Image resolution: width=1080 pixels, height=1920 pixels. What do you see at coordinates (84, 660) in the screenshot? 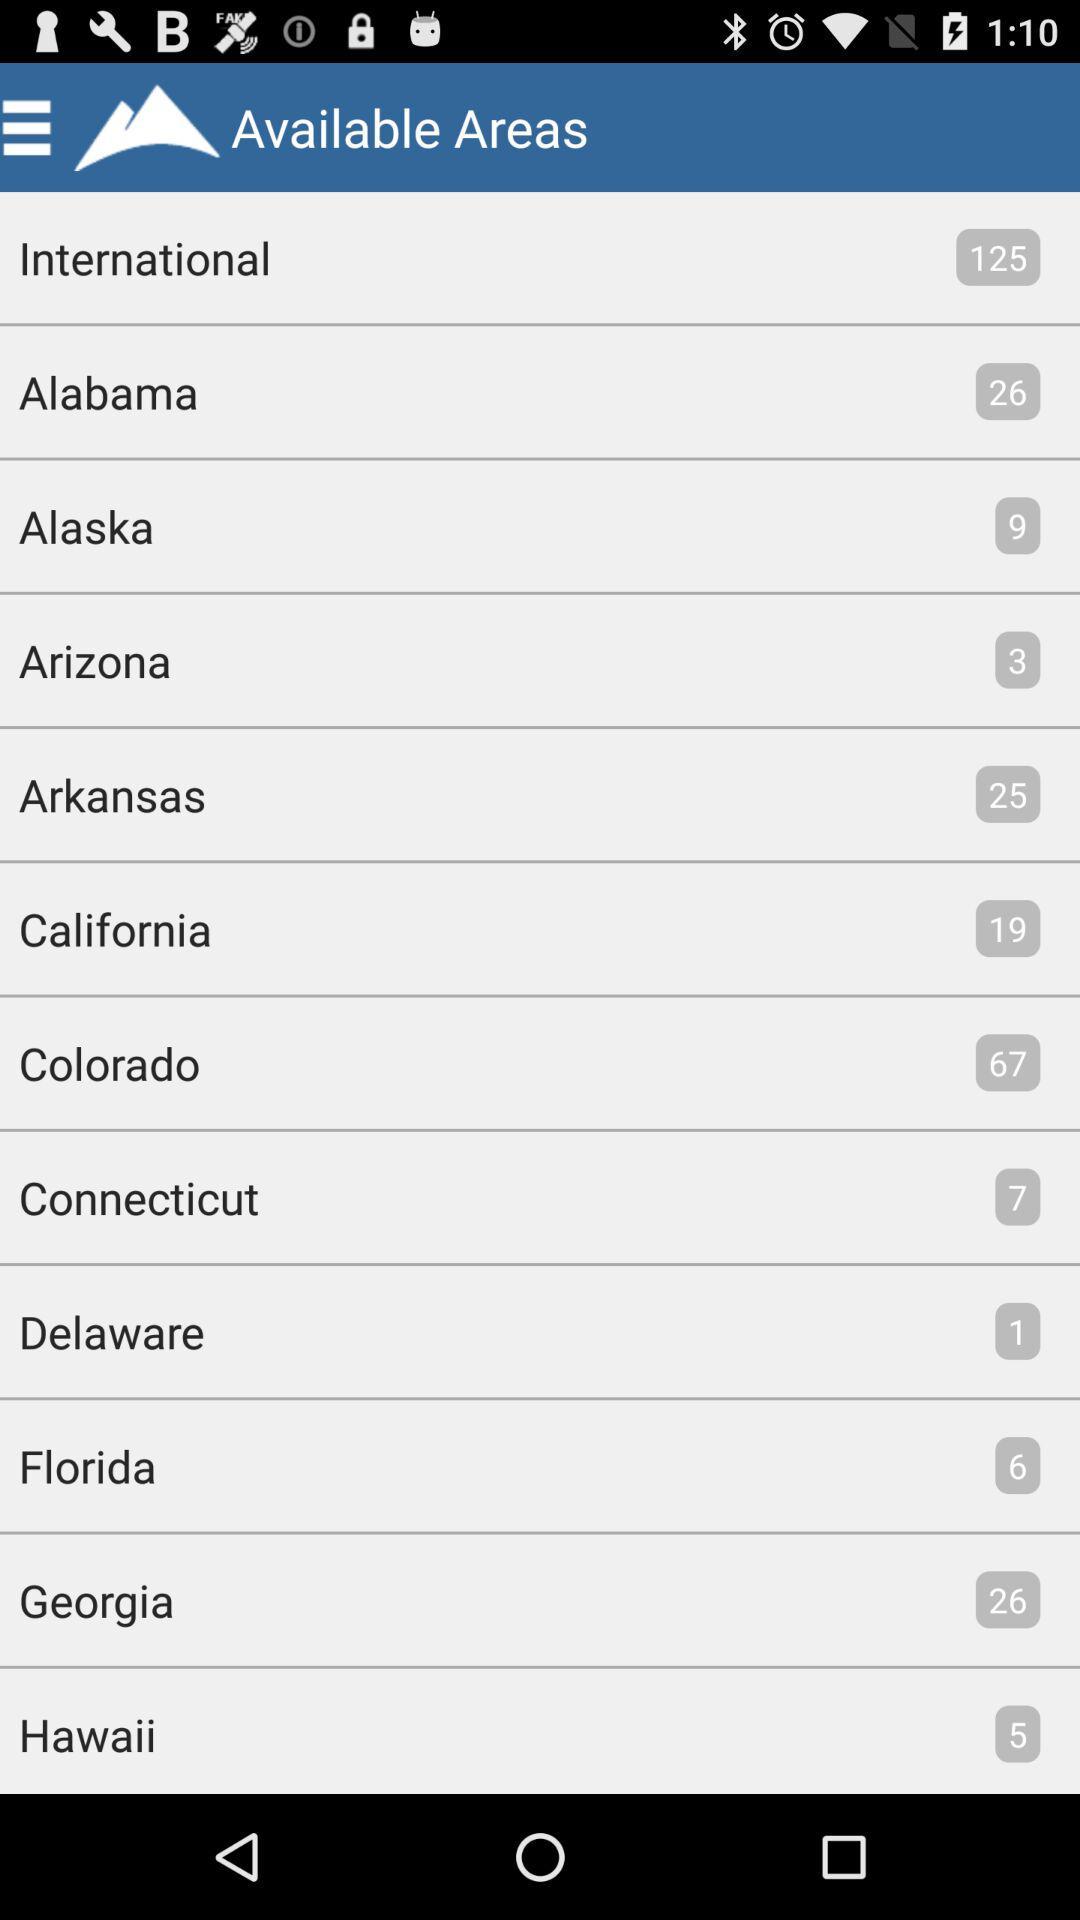
I see `item above arkansas item` at bounding box center [84, 660].